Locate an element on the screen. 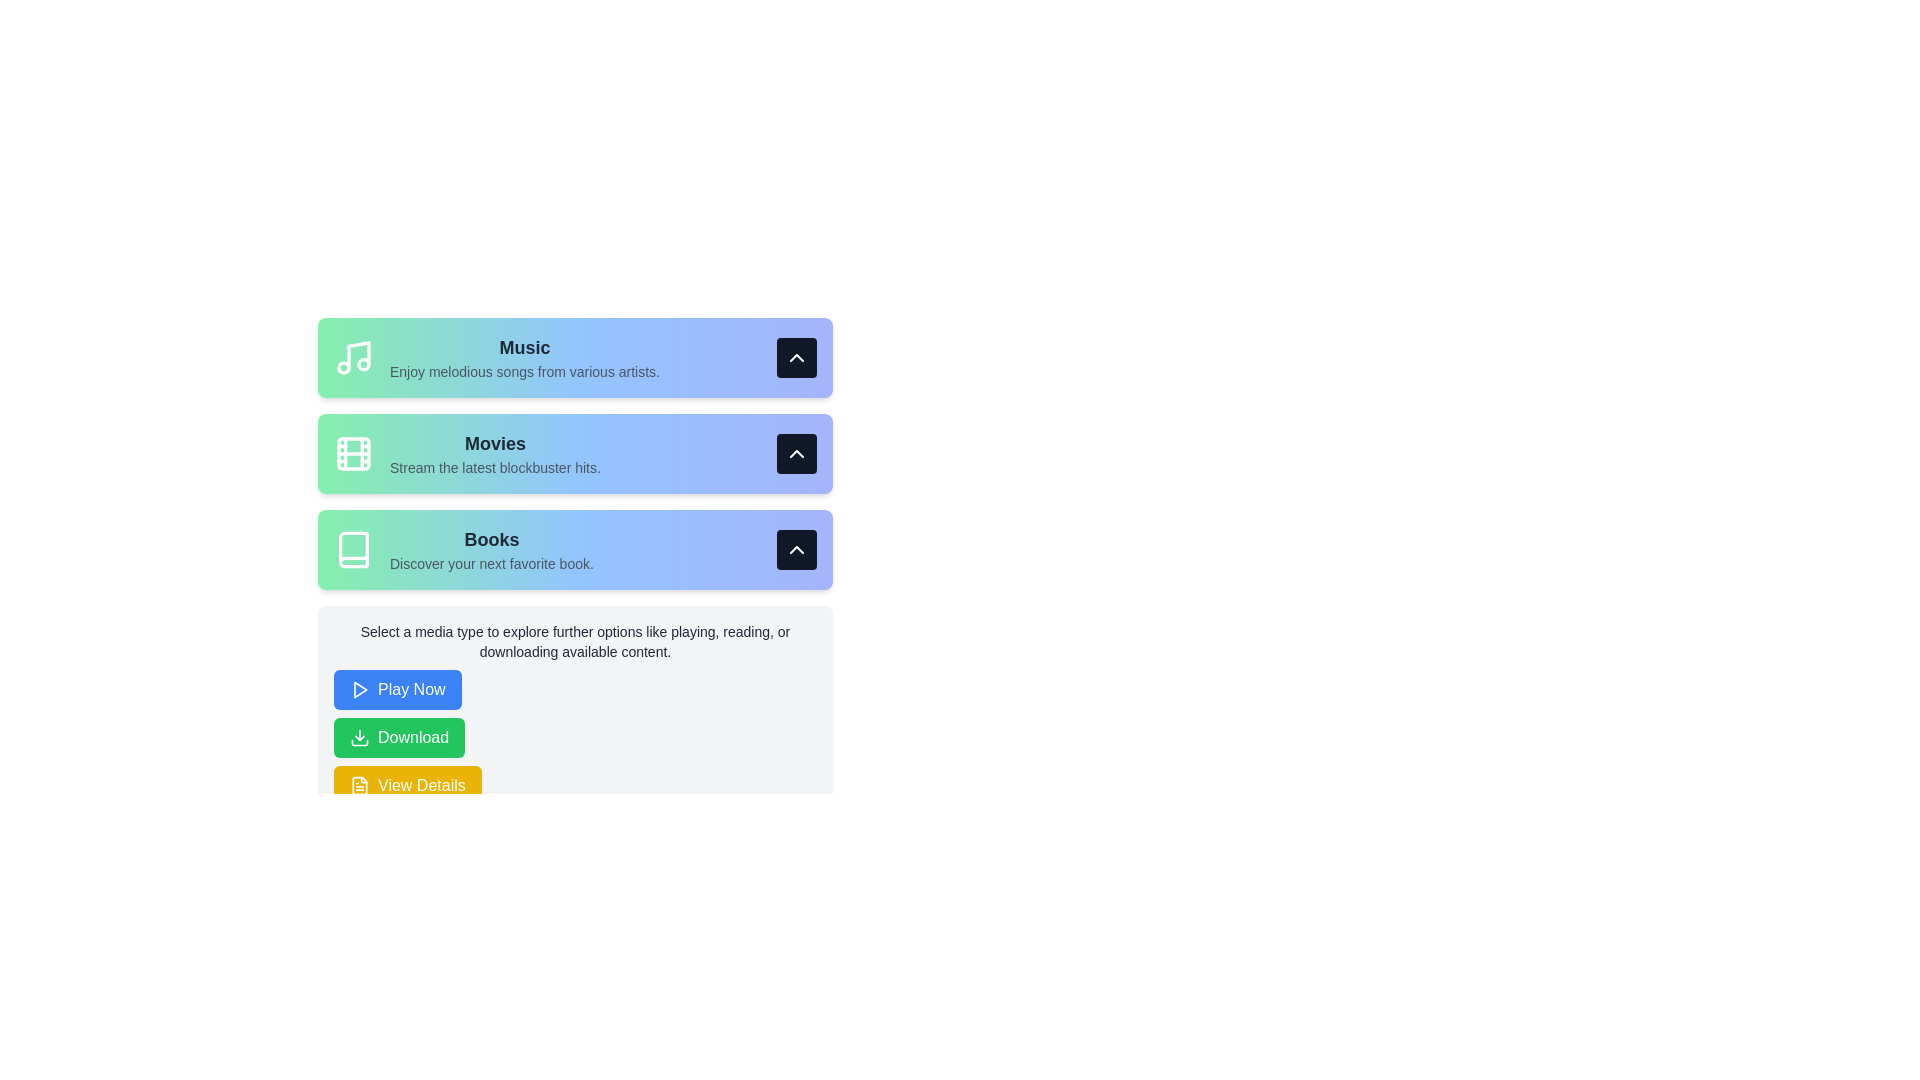  the chevron-up icon located within the dark background square on the right side of the 'Music' card is located at coordinates (795, 357).